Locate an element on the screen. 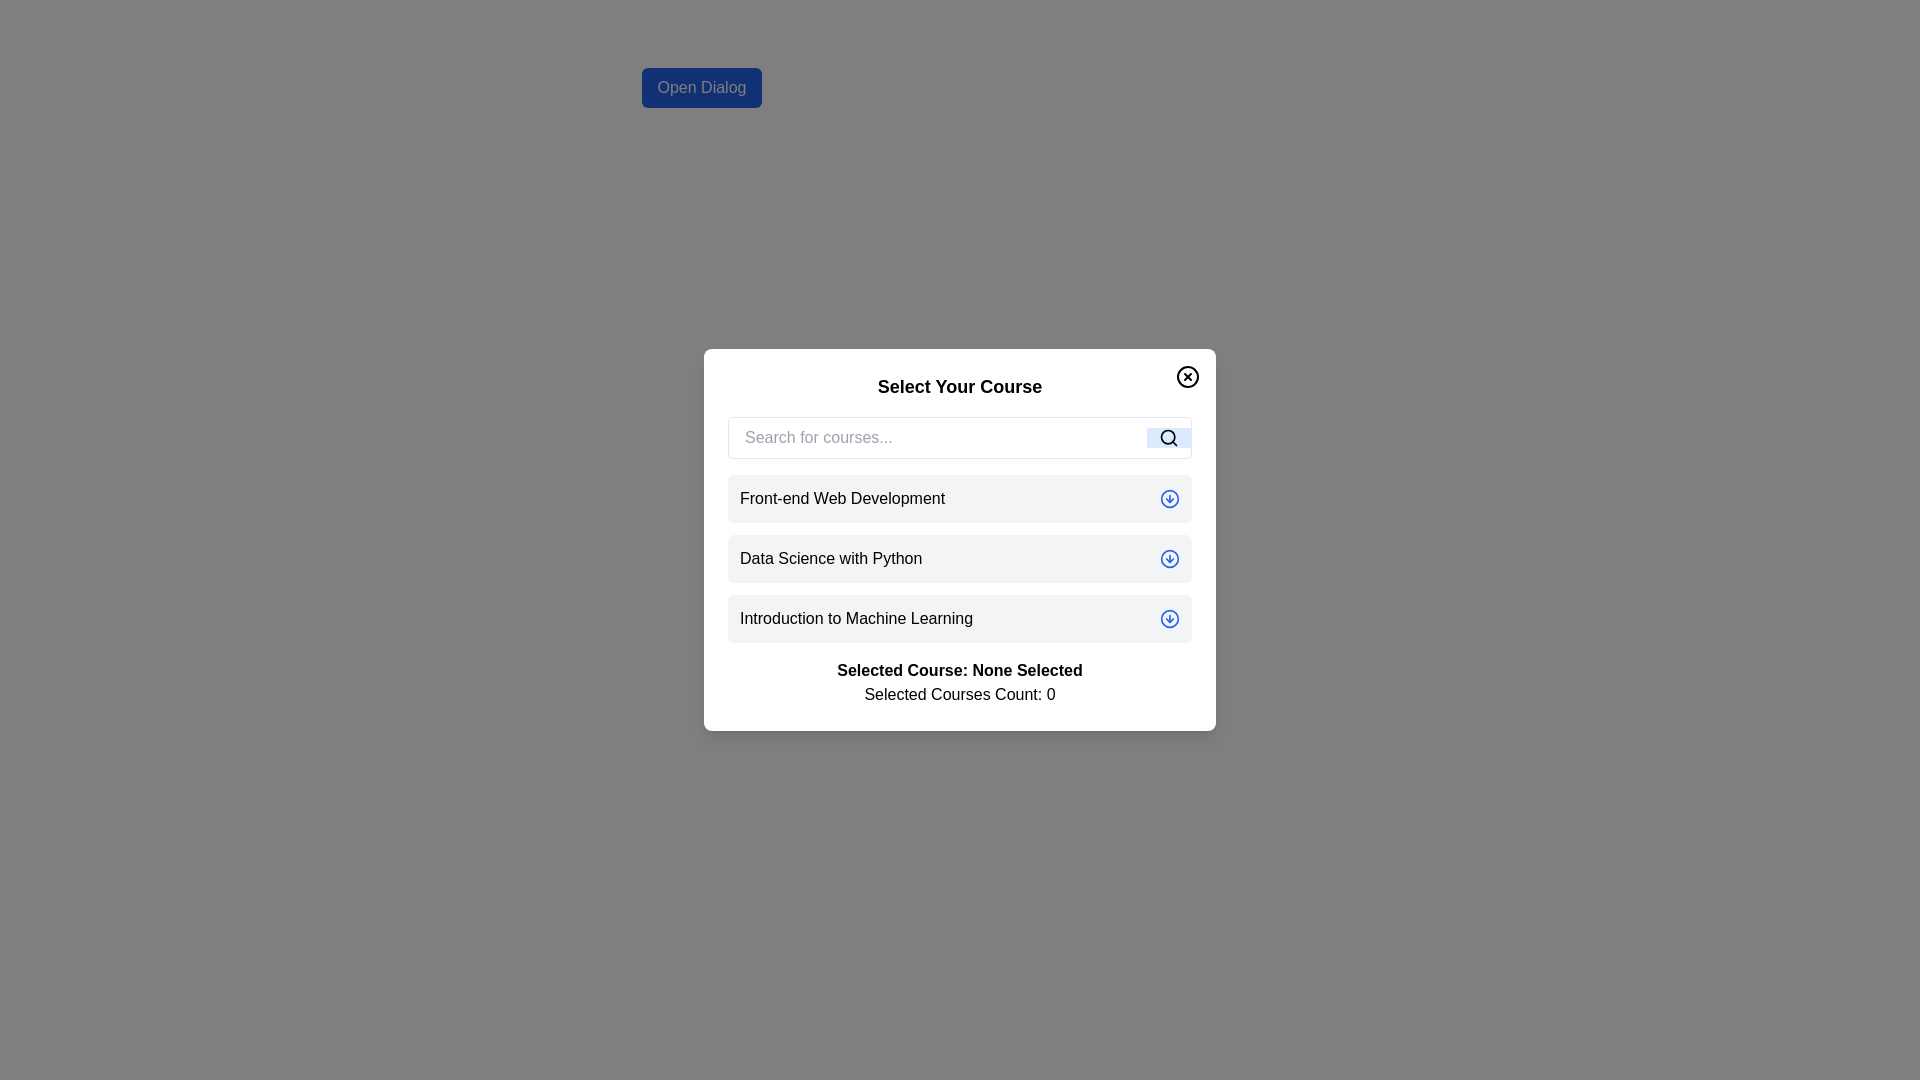 This screenshot has width=1920, height=1080. the 'Introduction to Machine Learning' course selection item located in the third row of the course list is located at coordinates (856, 617).